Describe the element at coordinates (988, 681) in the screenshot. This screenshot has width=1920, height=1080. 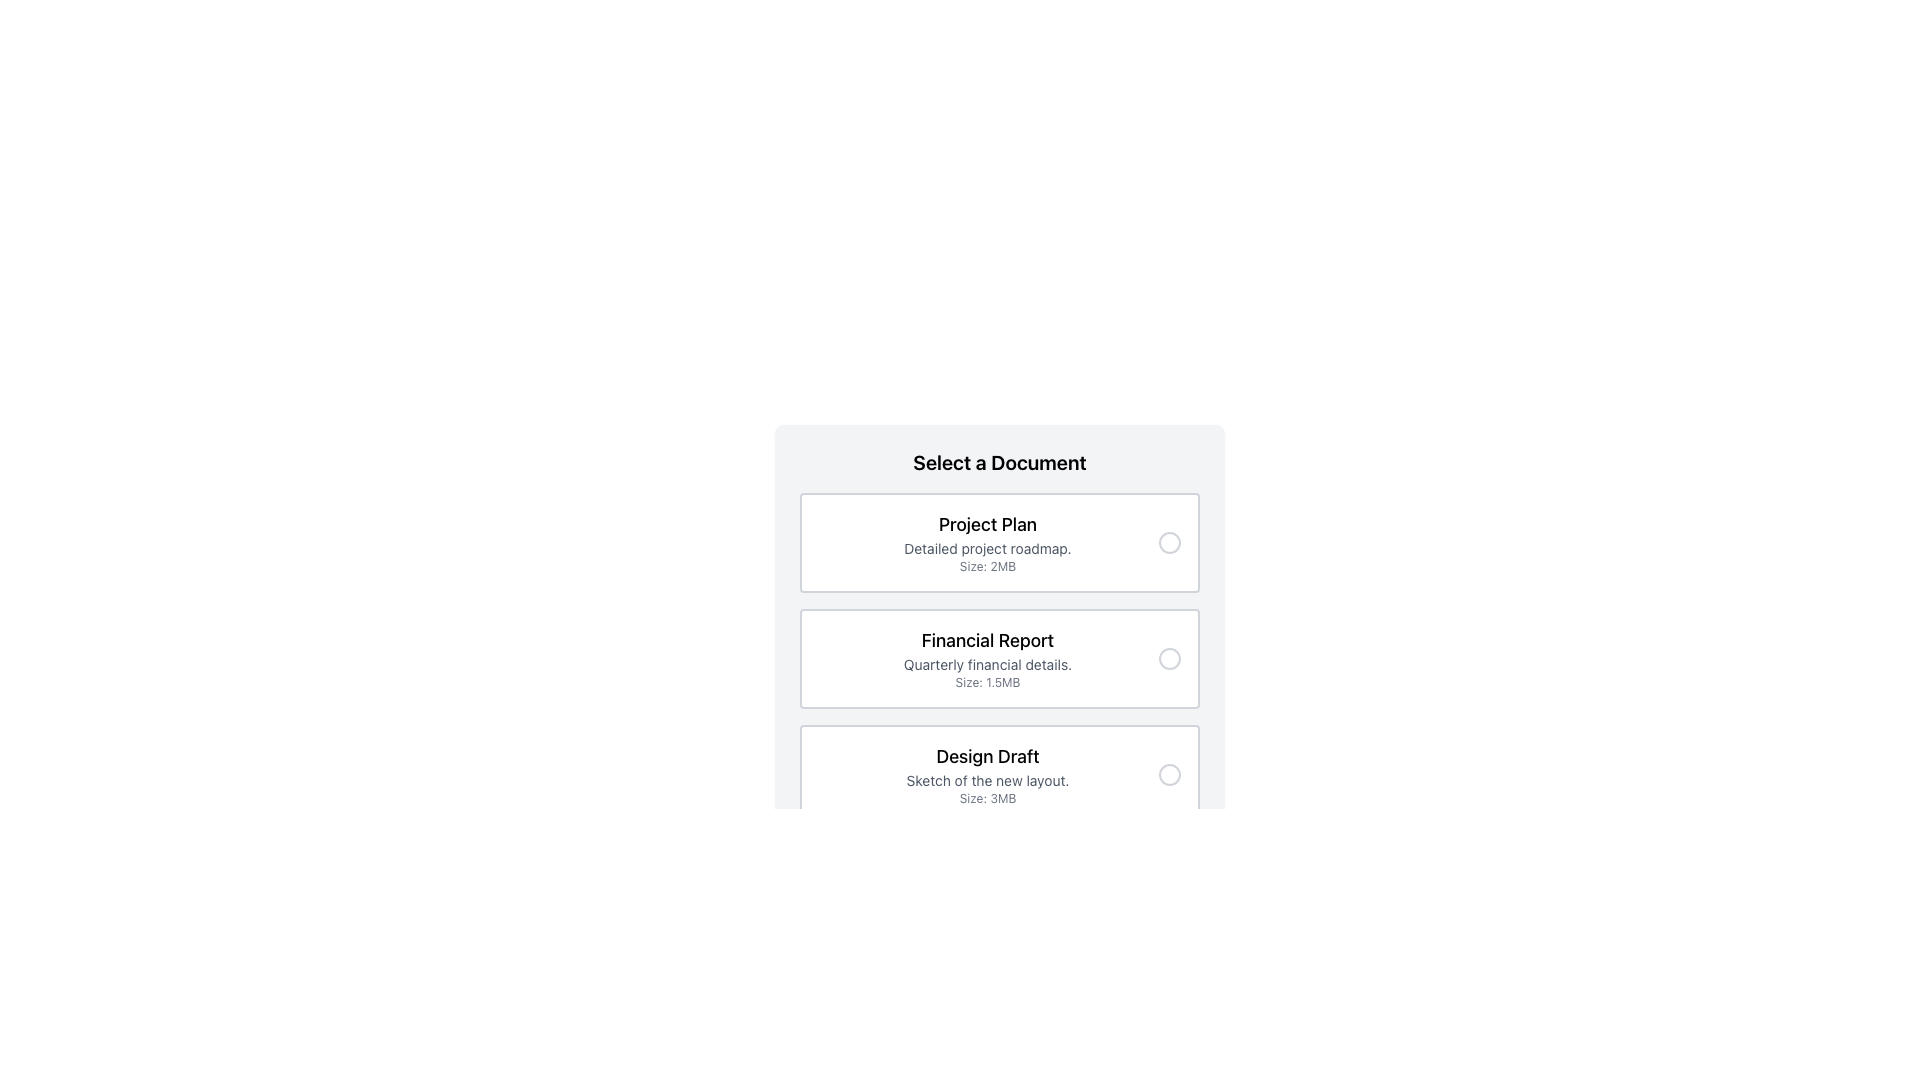
I see `text label that displays 'Size: 1.5MB', located in the financial report section beneath 'Quarterly financial details'` at that location.